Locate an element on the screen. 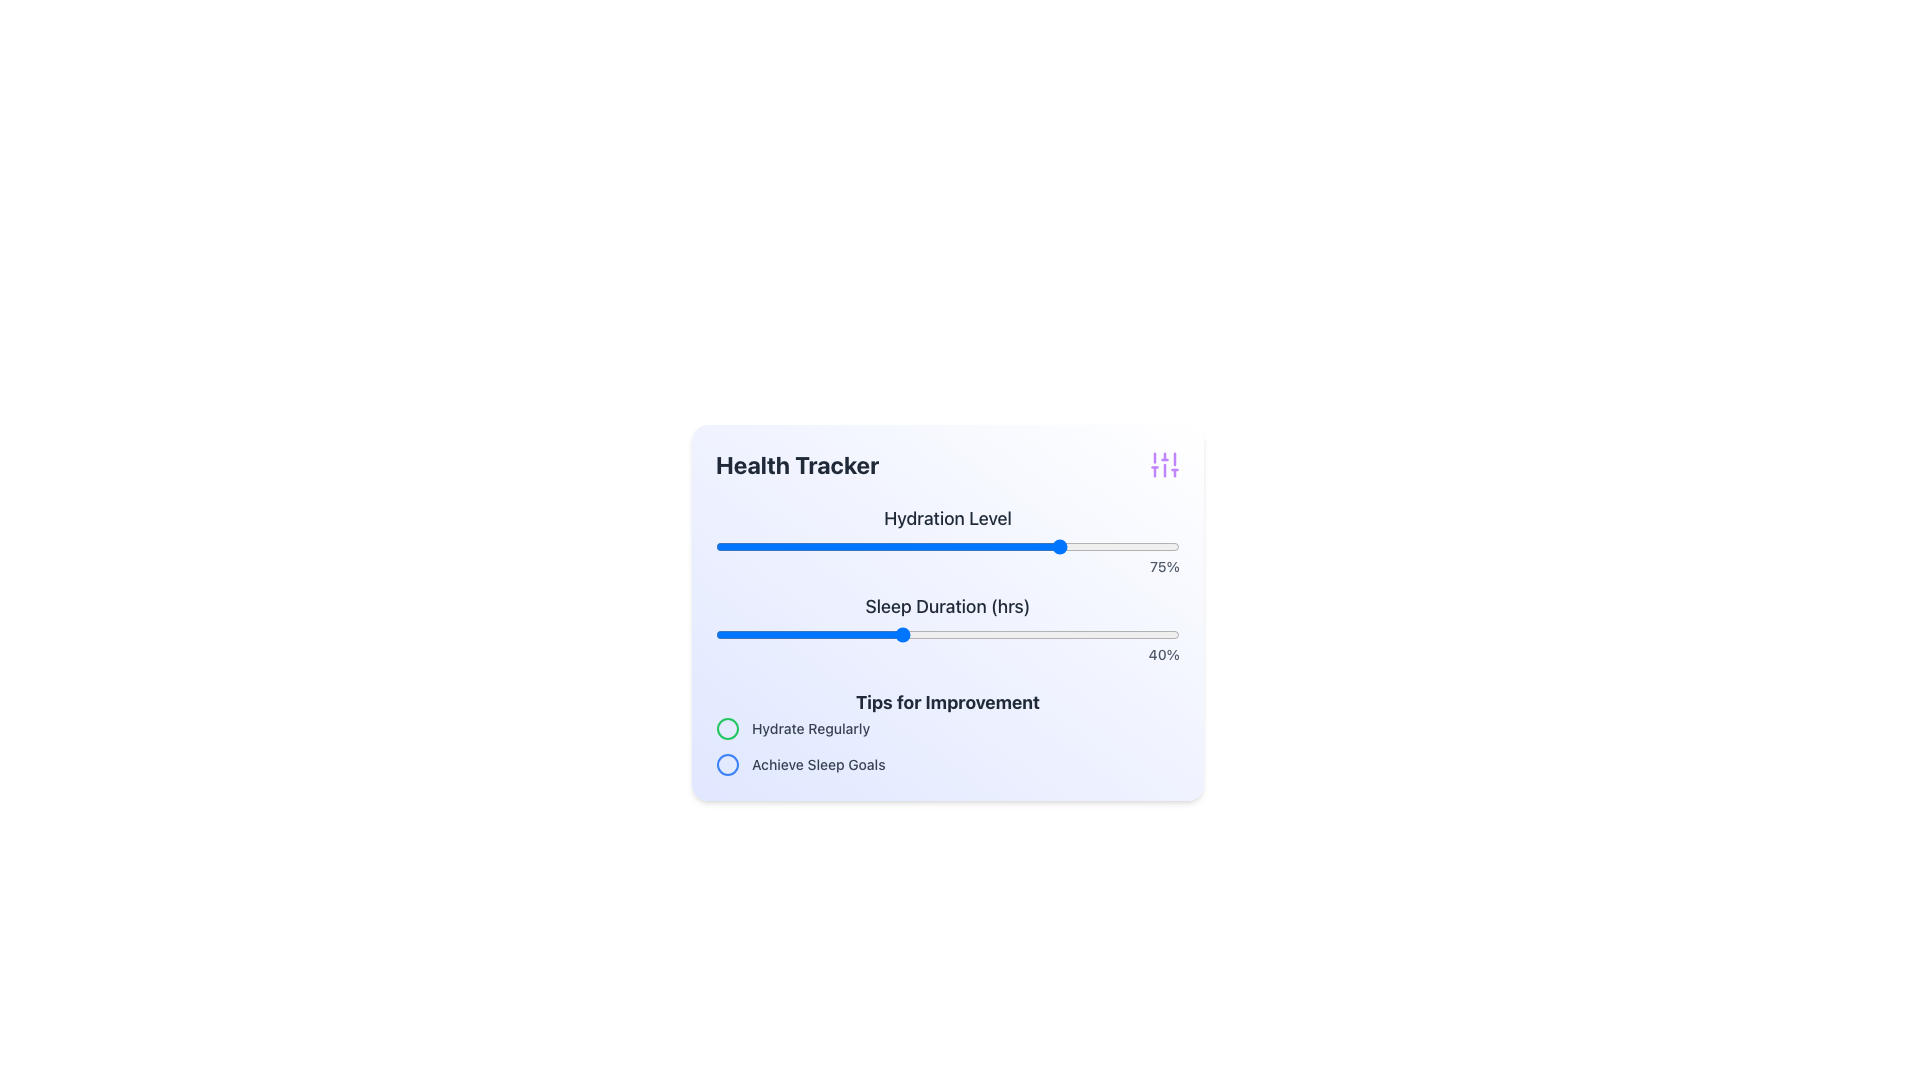 The image size is (1920, 1080). the hydration level is located at coordinates (947, 547).